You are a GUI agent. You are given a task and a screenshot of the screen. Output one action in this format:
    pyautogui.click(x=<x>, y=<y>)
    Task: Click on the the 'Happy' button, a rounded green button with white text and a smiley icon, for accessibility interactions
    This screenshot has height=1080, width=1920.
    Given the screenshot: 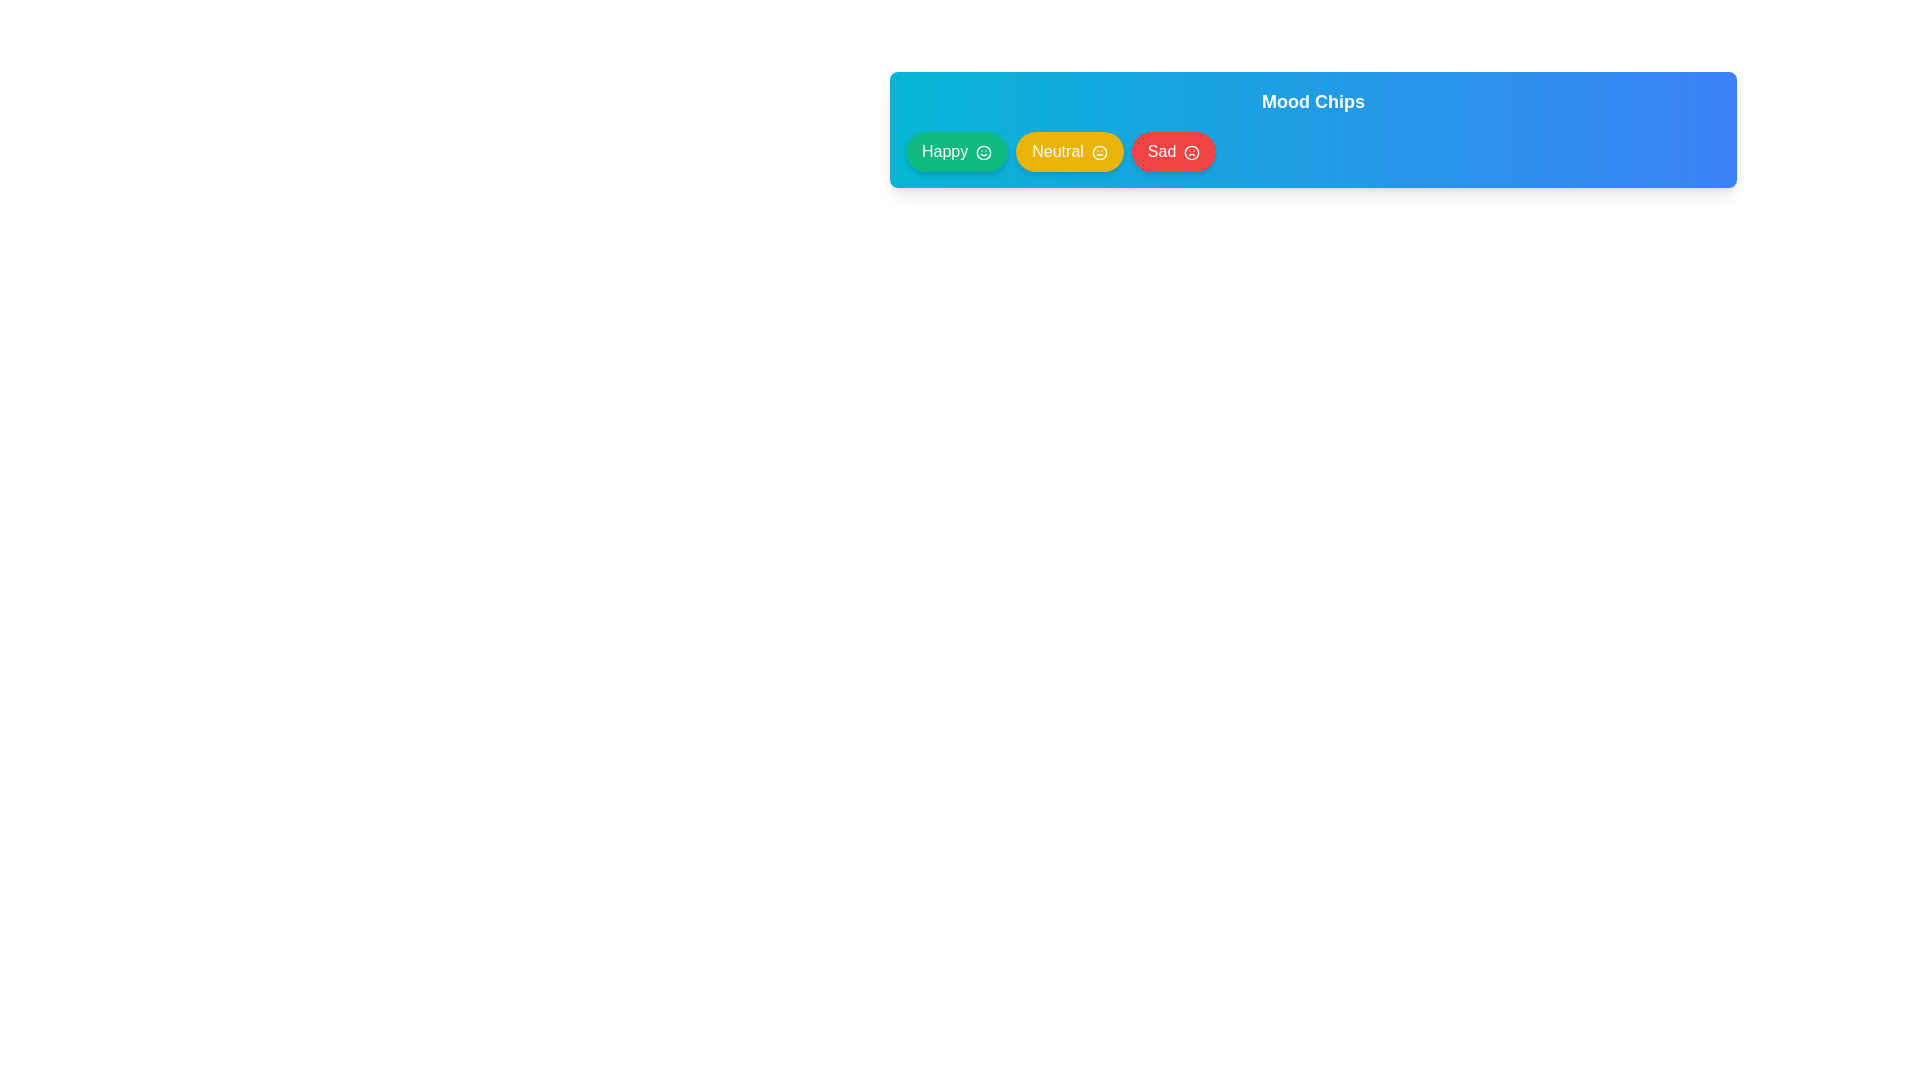 What is the action you would take?
    pyautogui.click(x=956, y=150)
    